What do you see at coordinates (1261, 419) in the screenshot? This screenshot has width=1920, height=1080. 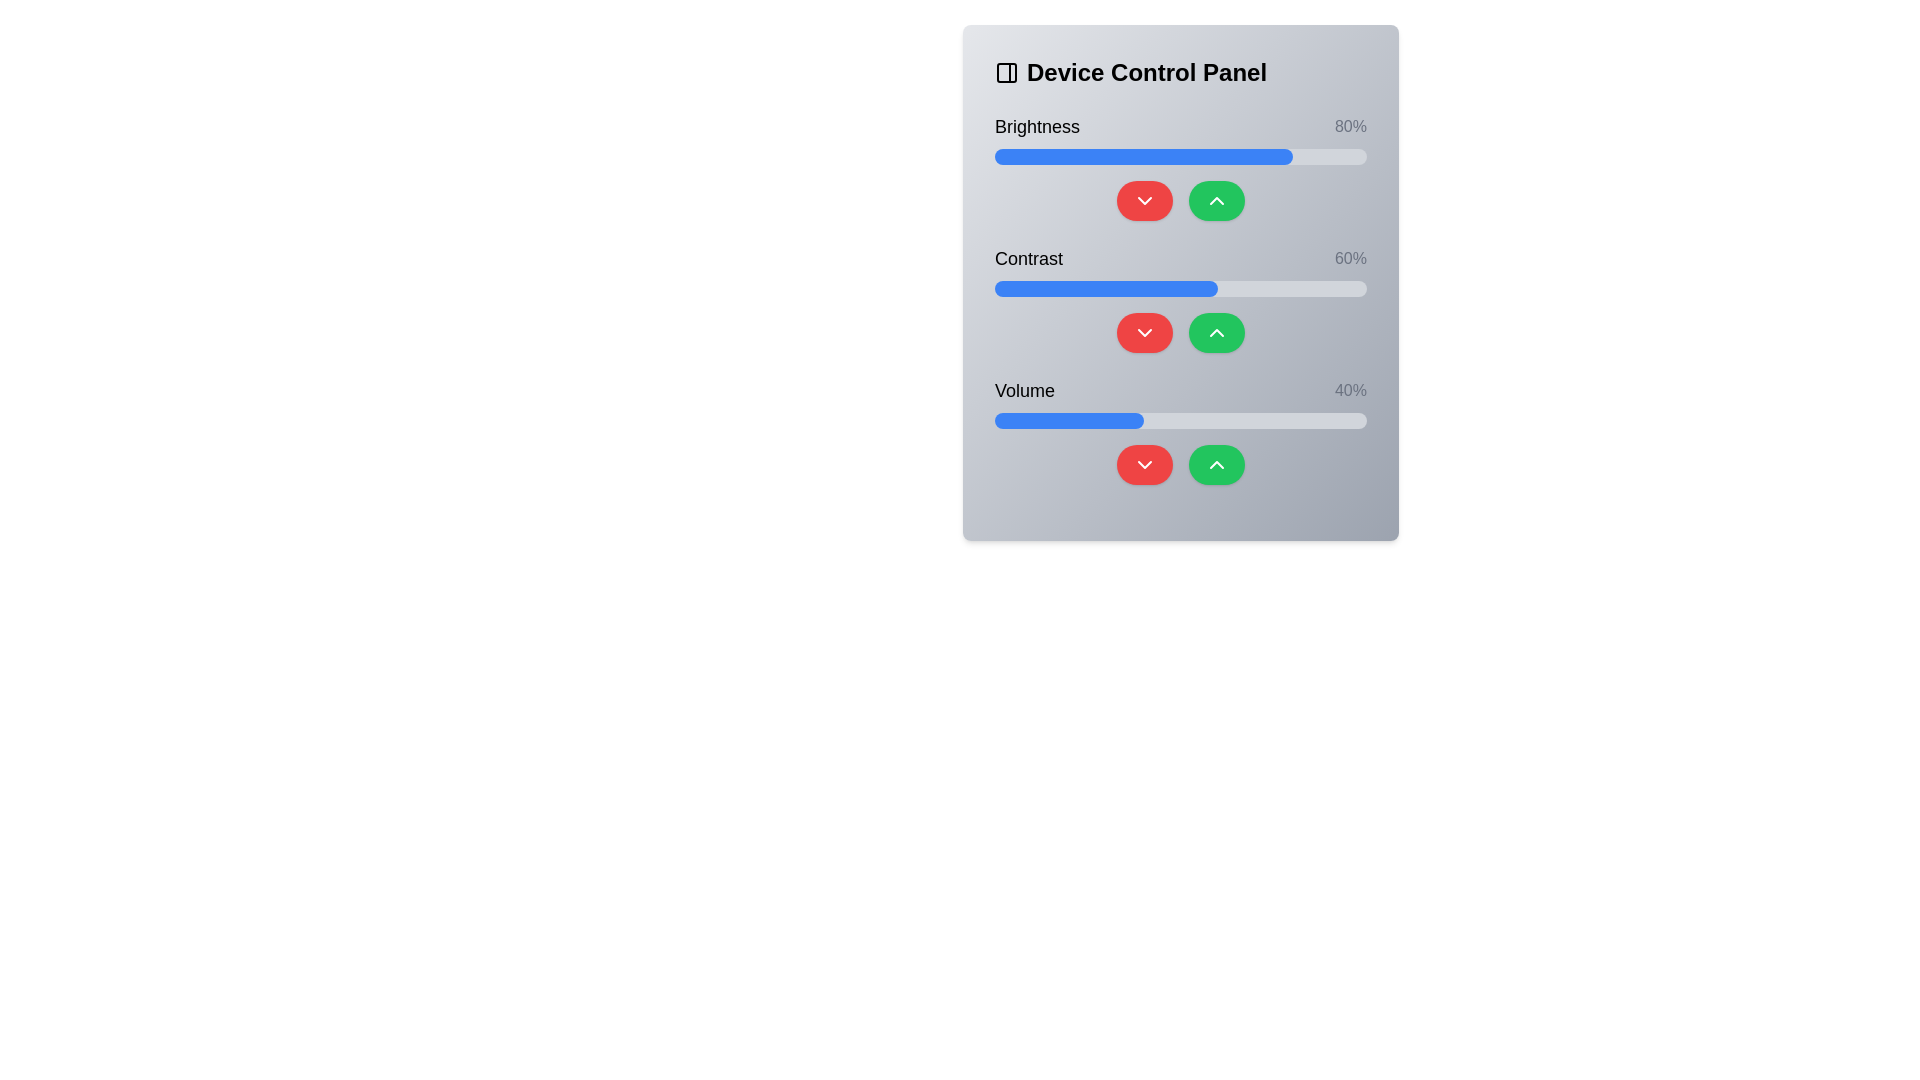 I see `the volume` at bounding box center [1261, 419].